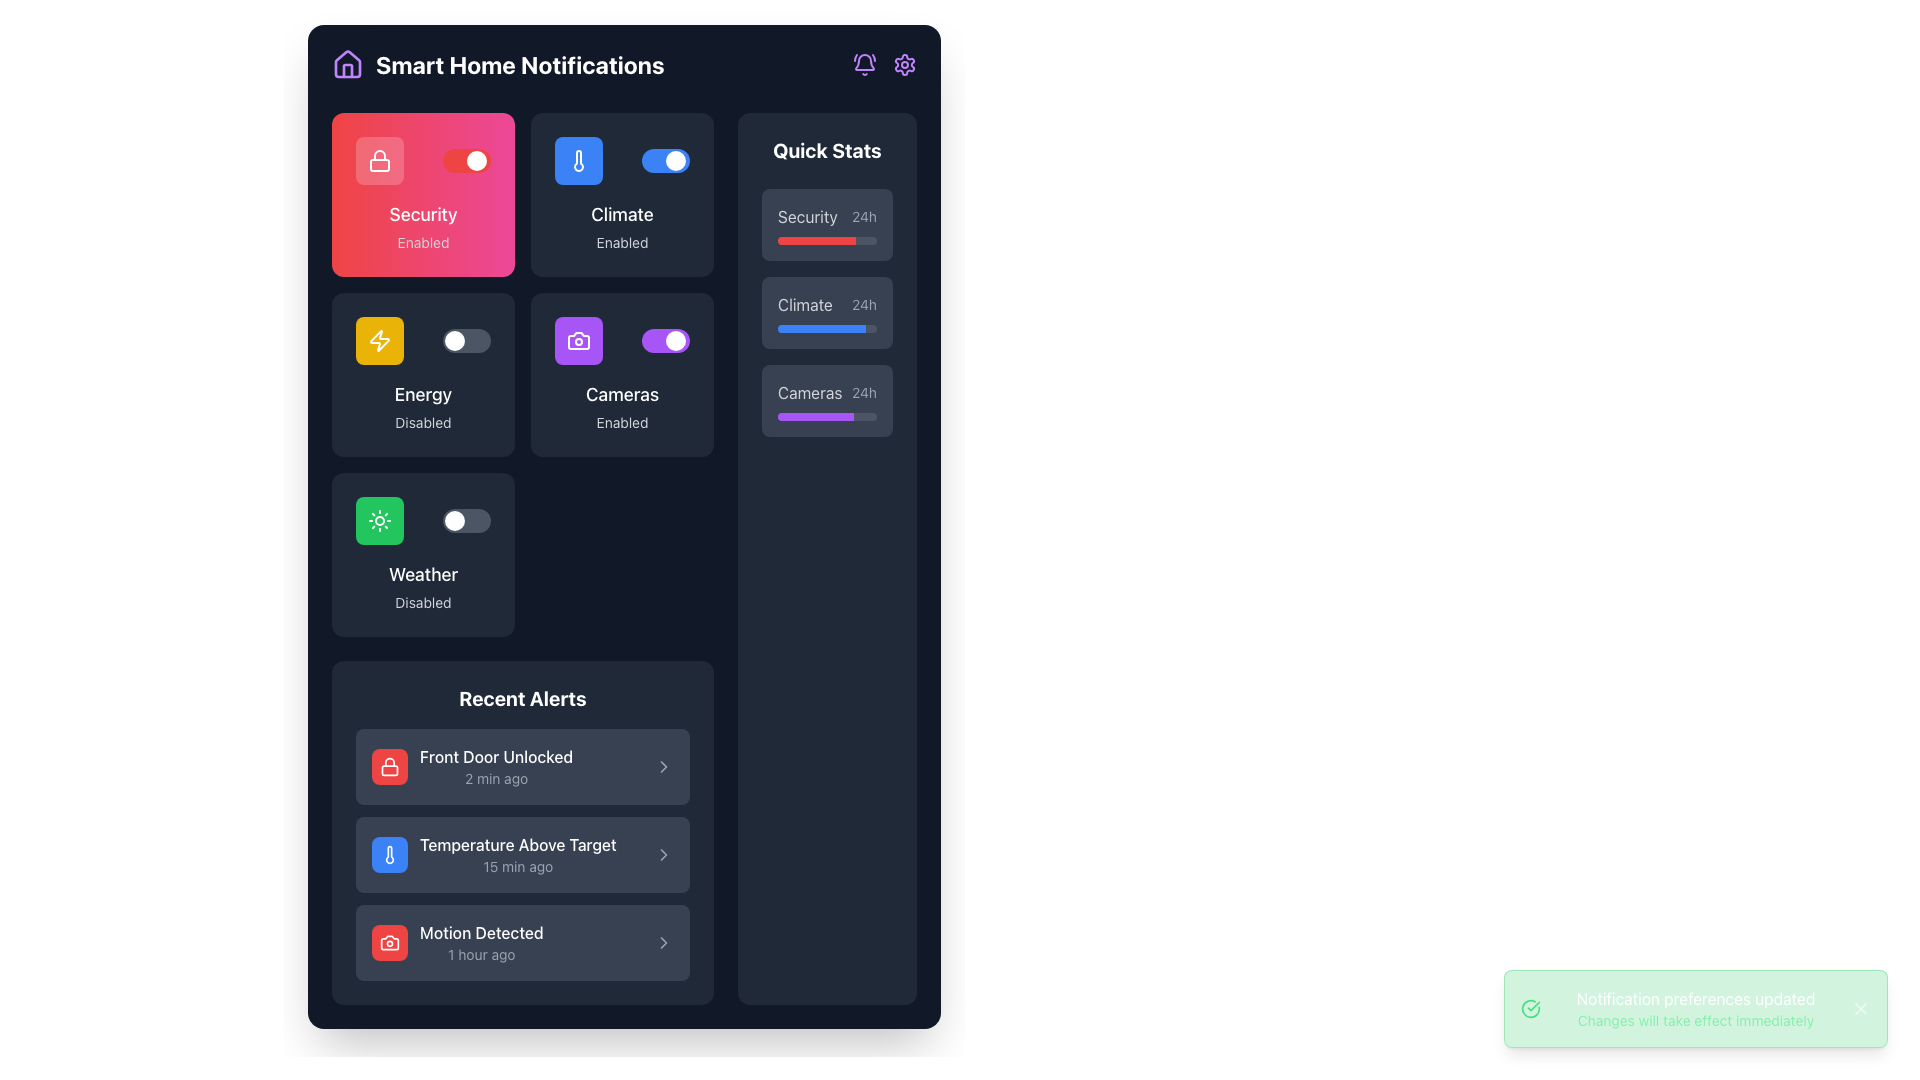 The width and height of the screenshot is (1920, 1080). Describe the element at coordinates (498, 64) in the screenshot. I see `the Text with icon component that serves as the title for smart home notifications, located near the top-left corner of the interface` at that location.